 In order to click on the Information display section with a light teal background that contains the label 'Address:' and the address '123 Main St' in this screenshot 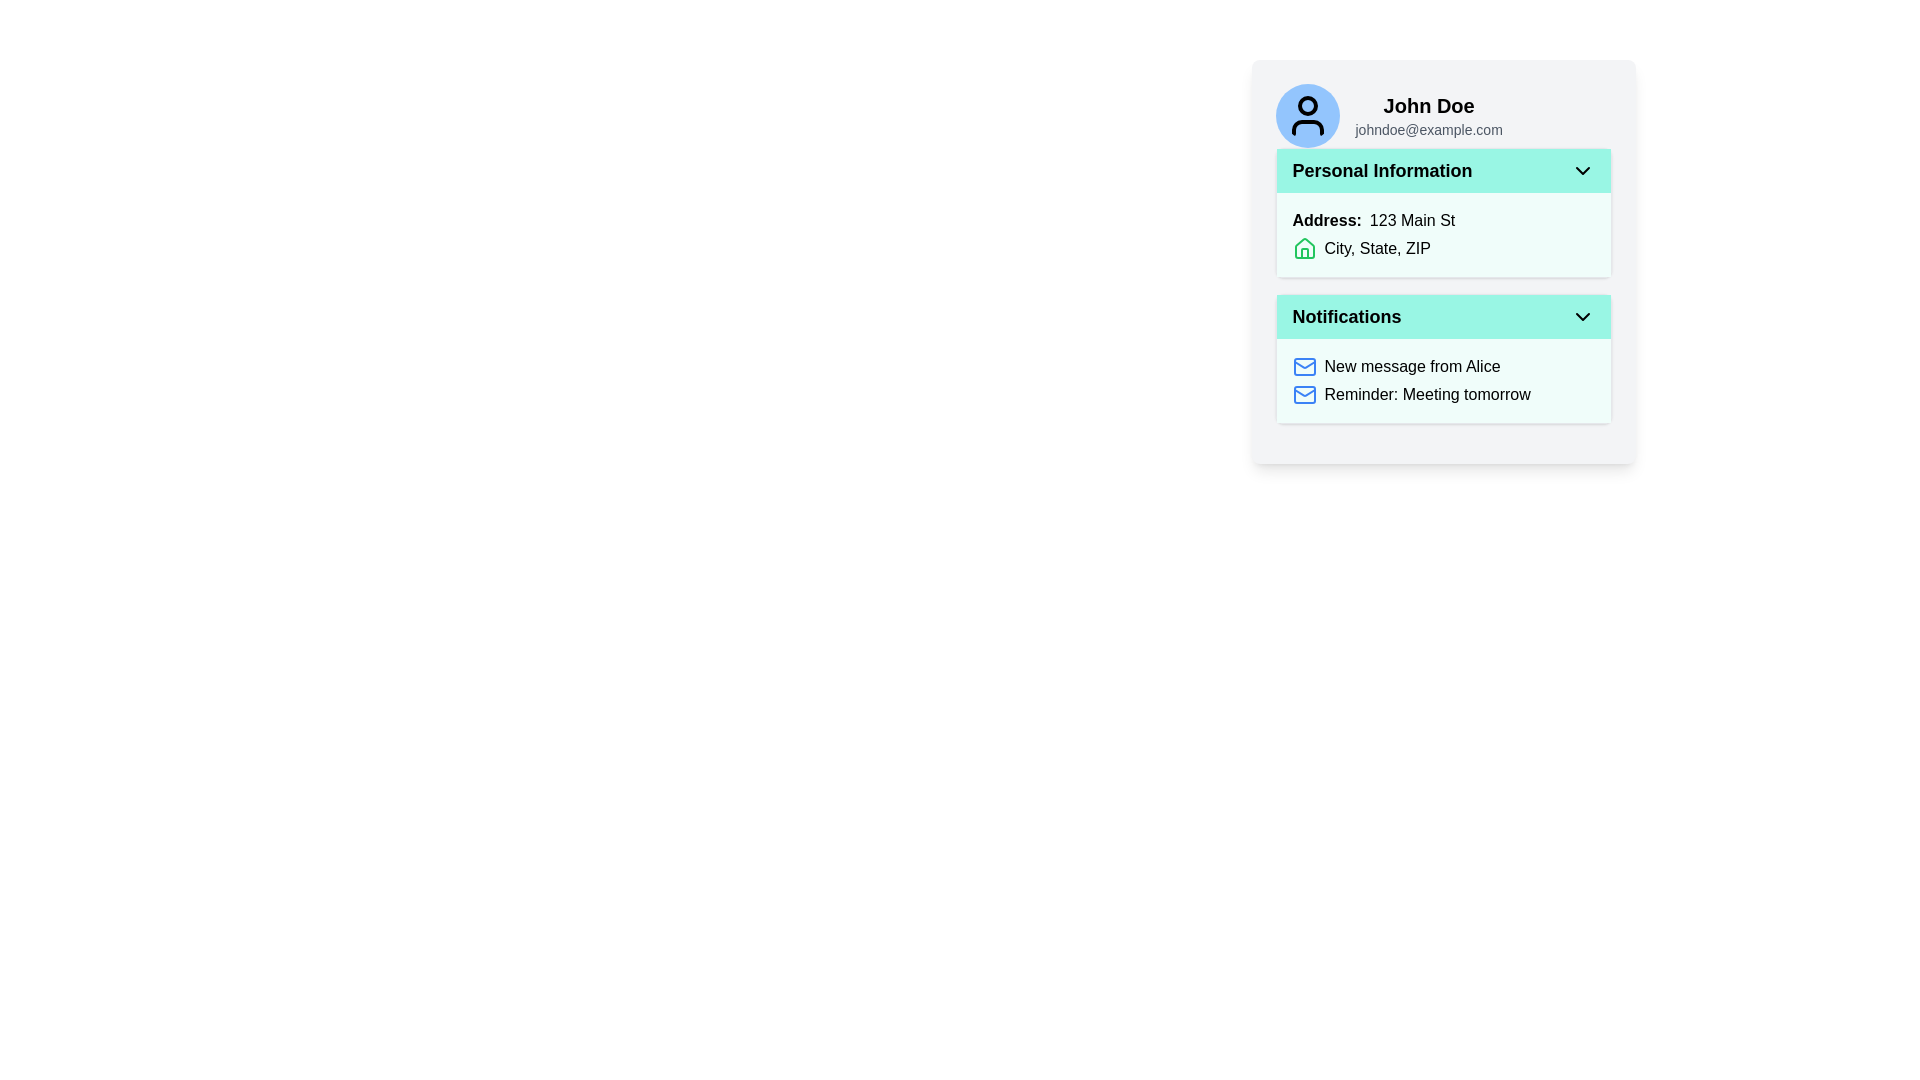, I will do `click(1443, 234)`.